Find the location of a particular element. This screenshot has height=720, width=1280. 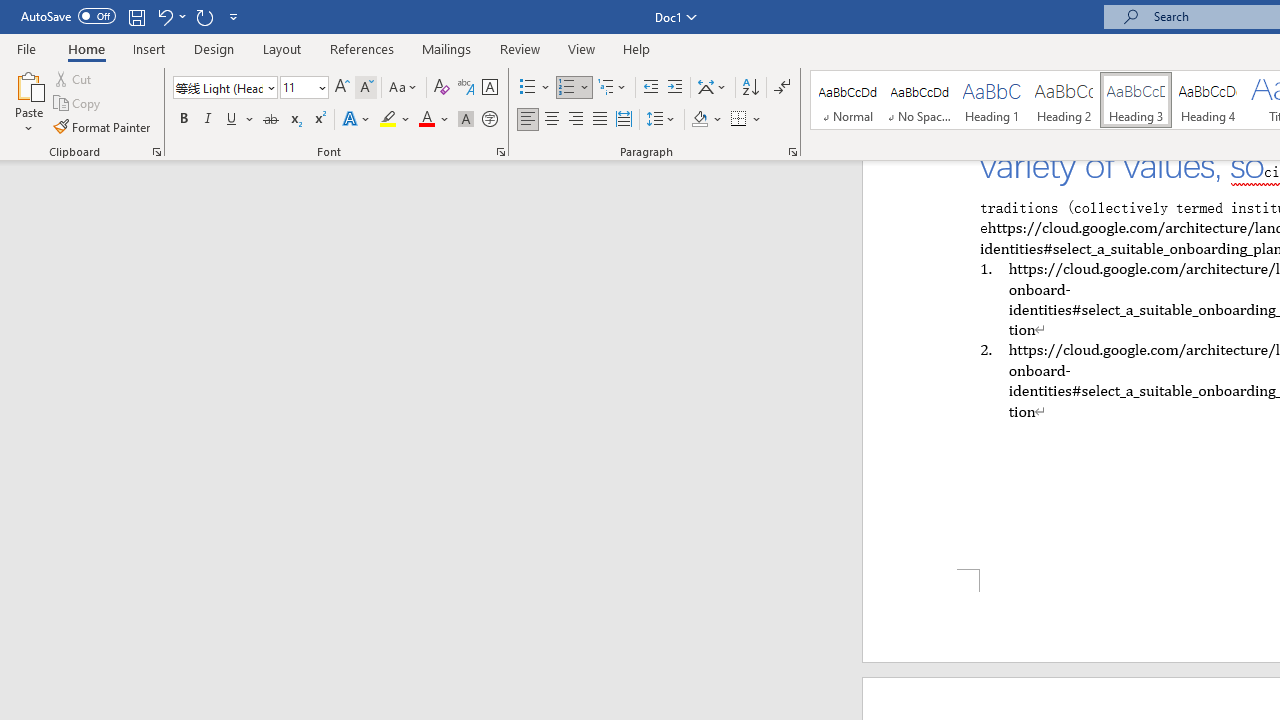

'Change Case' is located at coordinates (403, 86).